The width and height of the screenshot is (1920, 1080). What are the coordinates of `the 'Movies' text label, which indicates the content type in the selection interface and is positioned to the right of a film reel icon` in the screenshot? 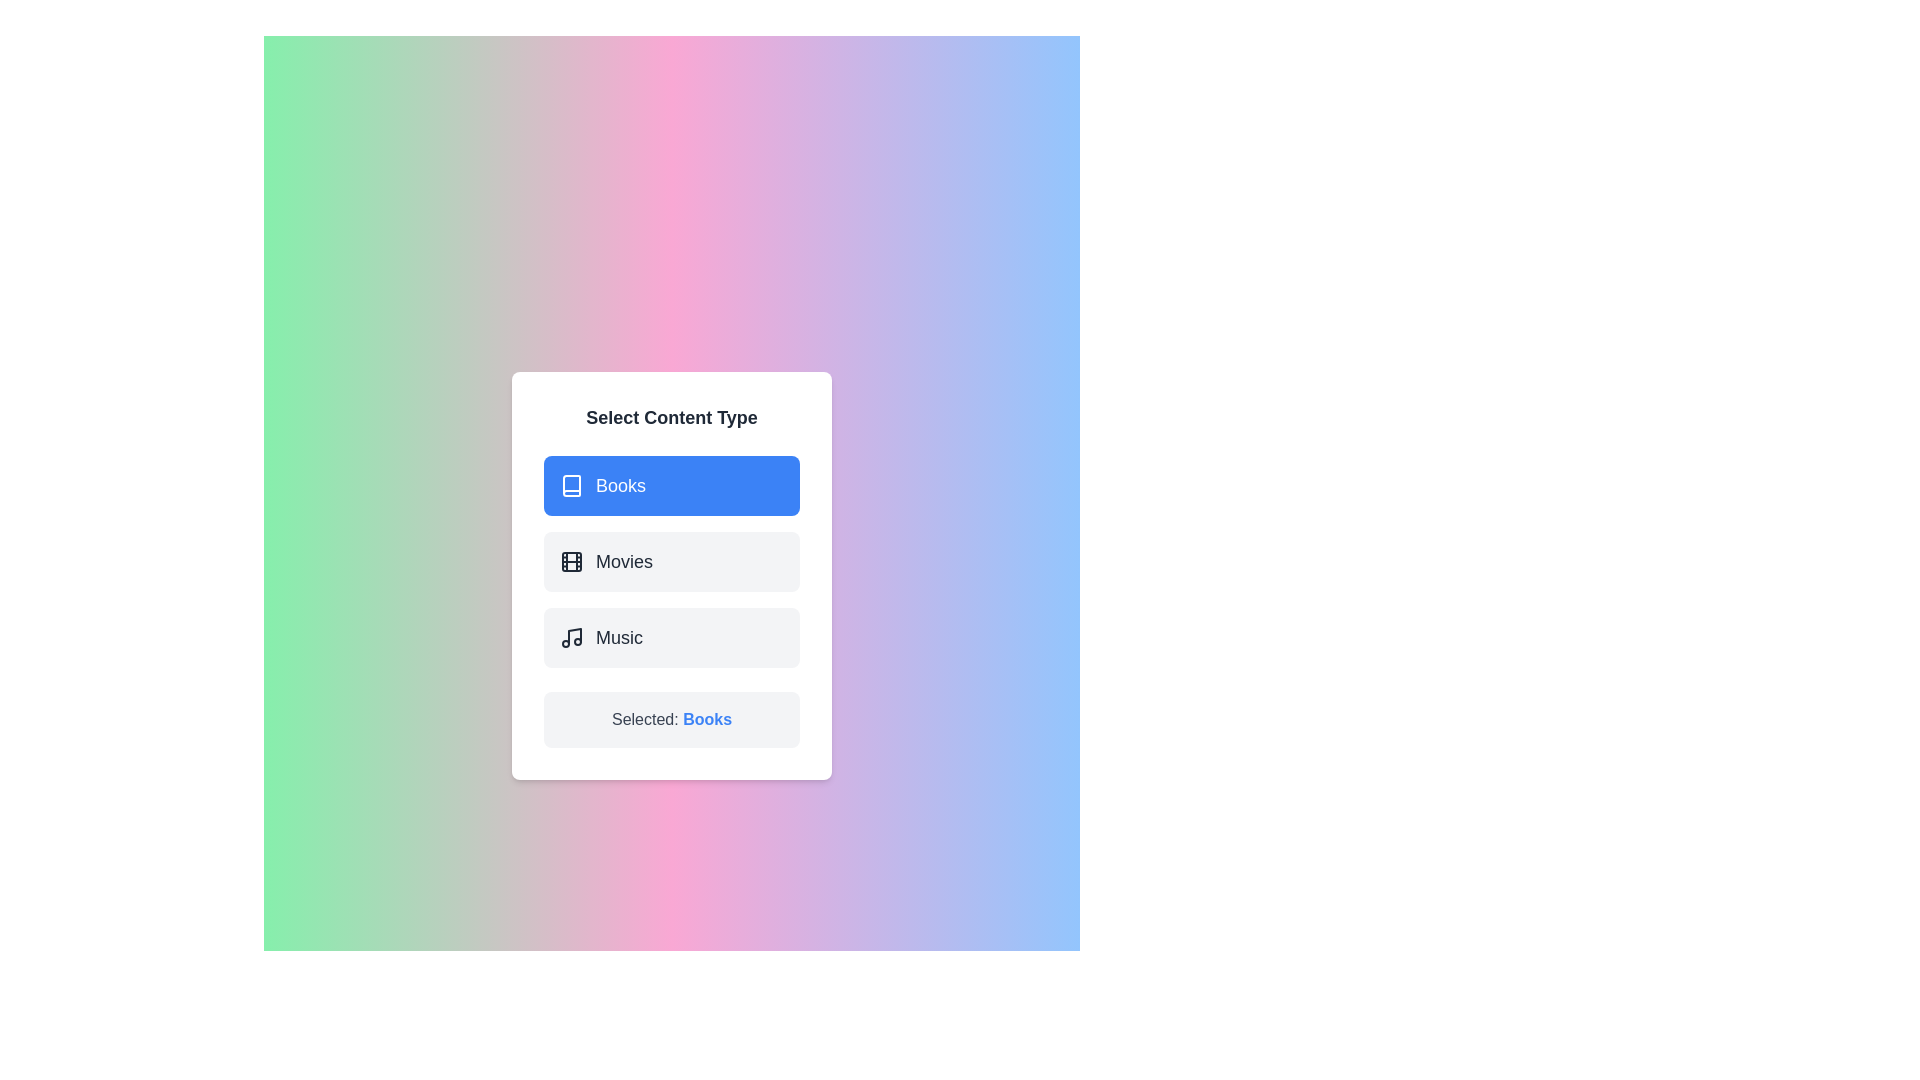 It's located at (623, 562).